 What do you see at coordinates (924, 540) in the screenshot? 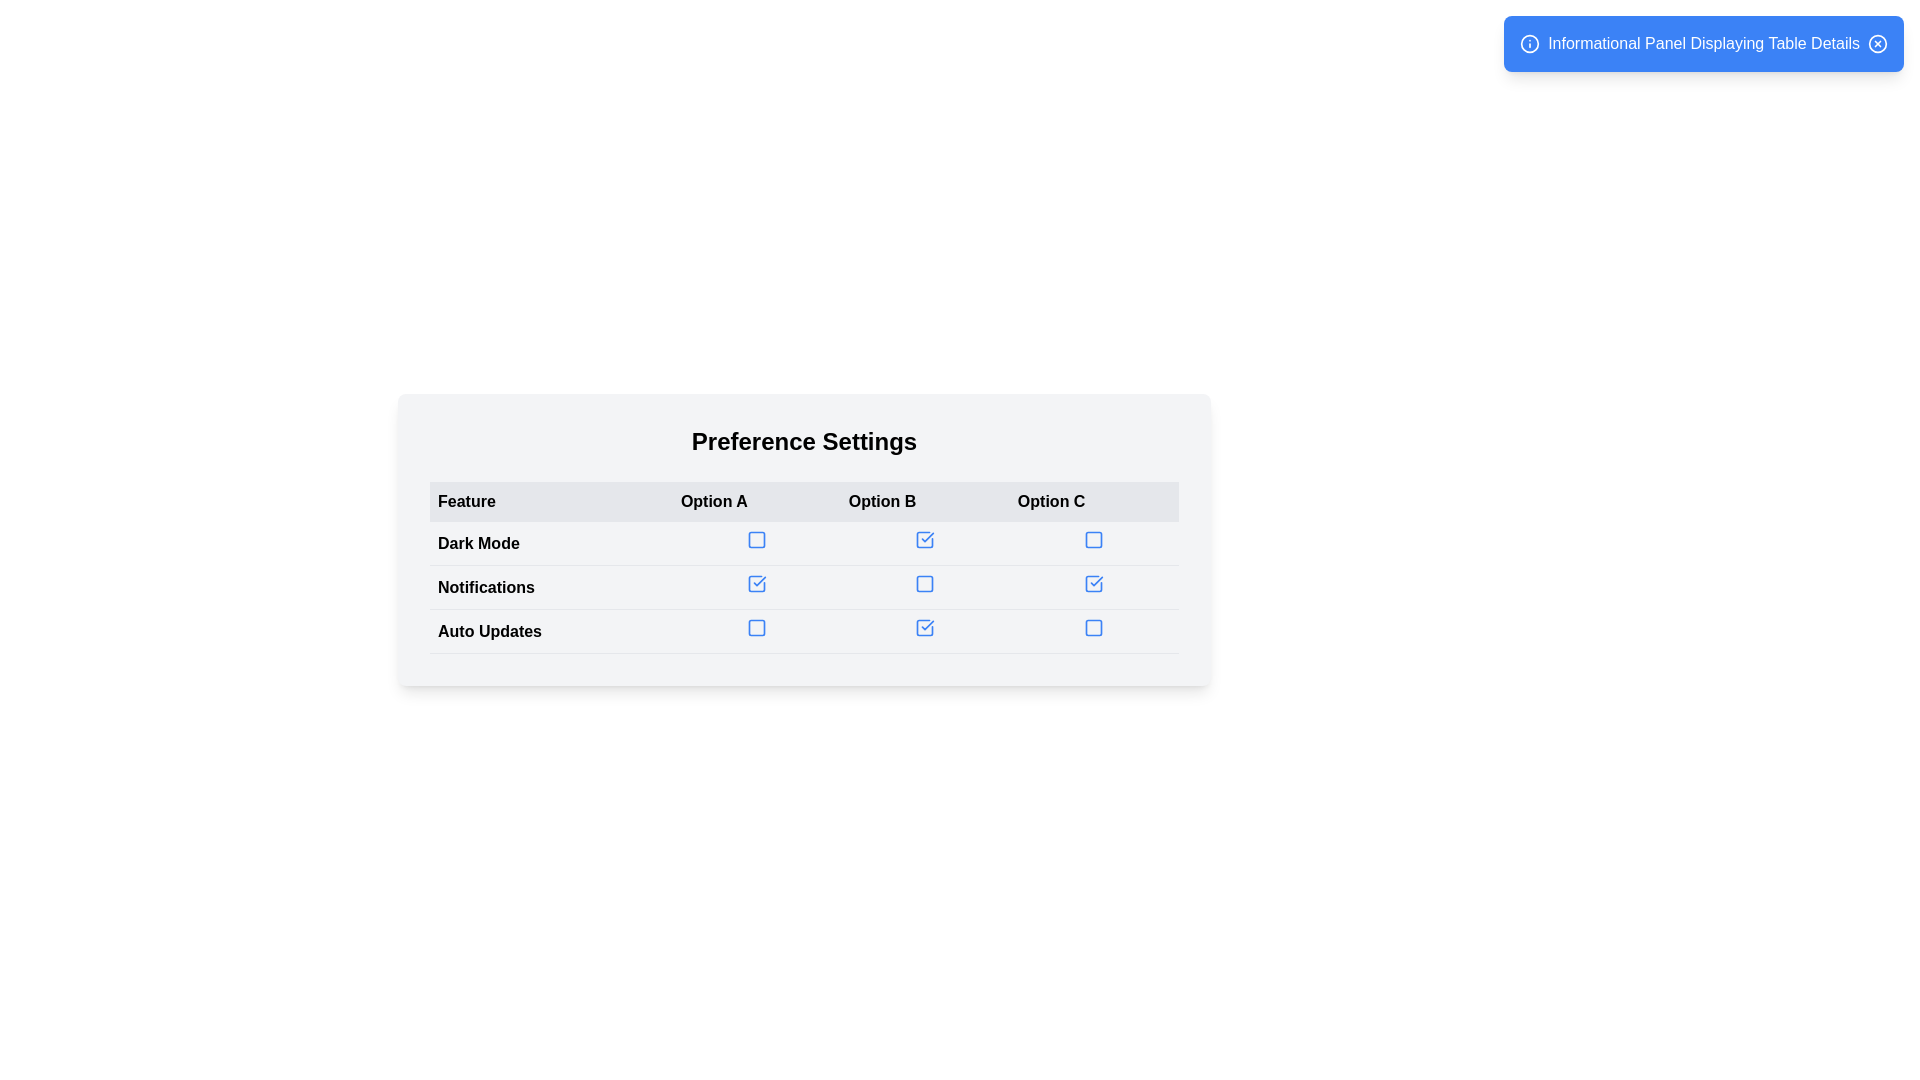
I see `the checkbox for 'Dark Mode' under 'Option B'` at bounding box center [924, 540].